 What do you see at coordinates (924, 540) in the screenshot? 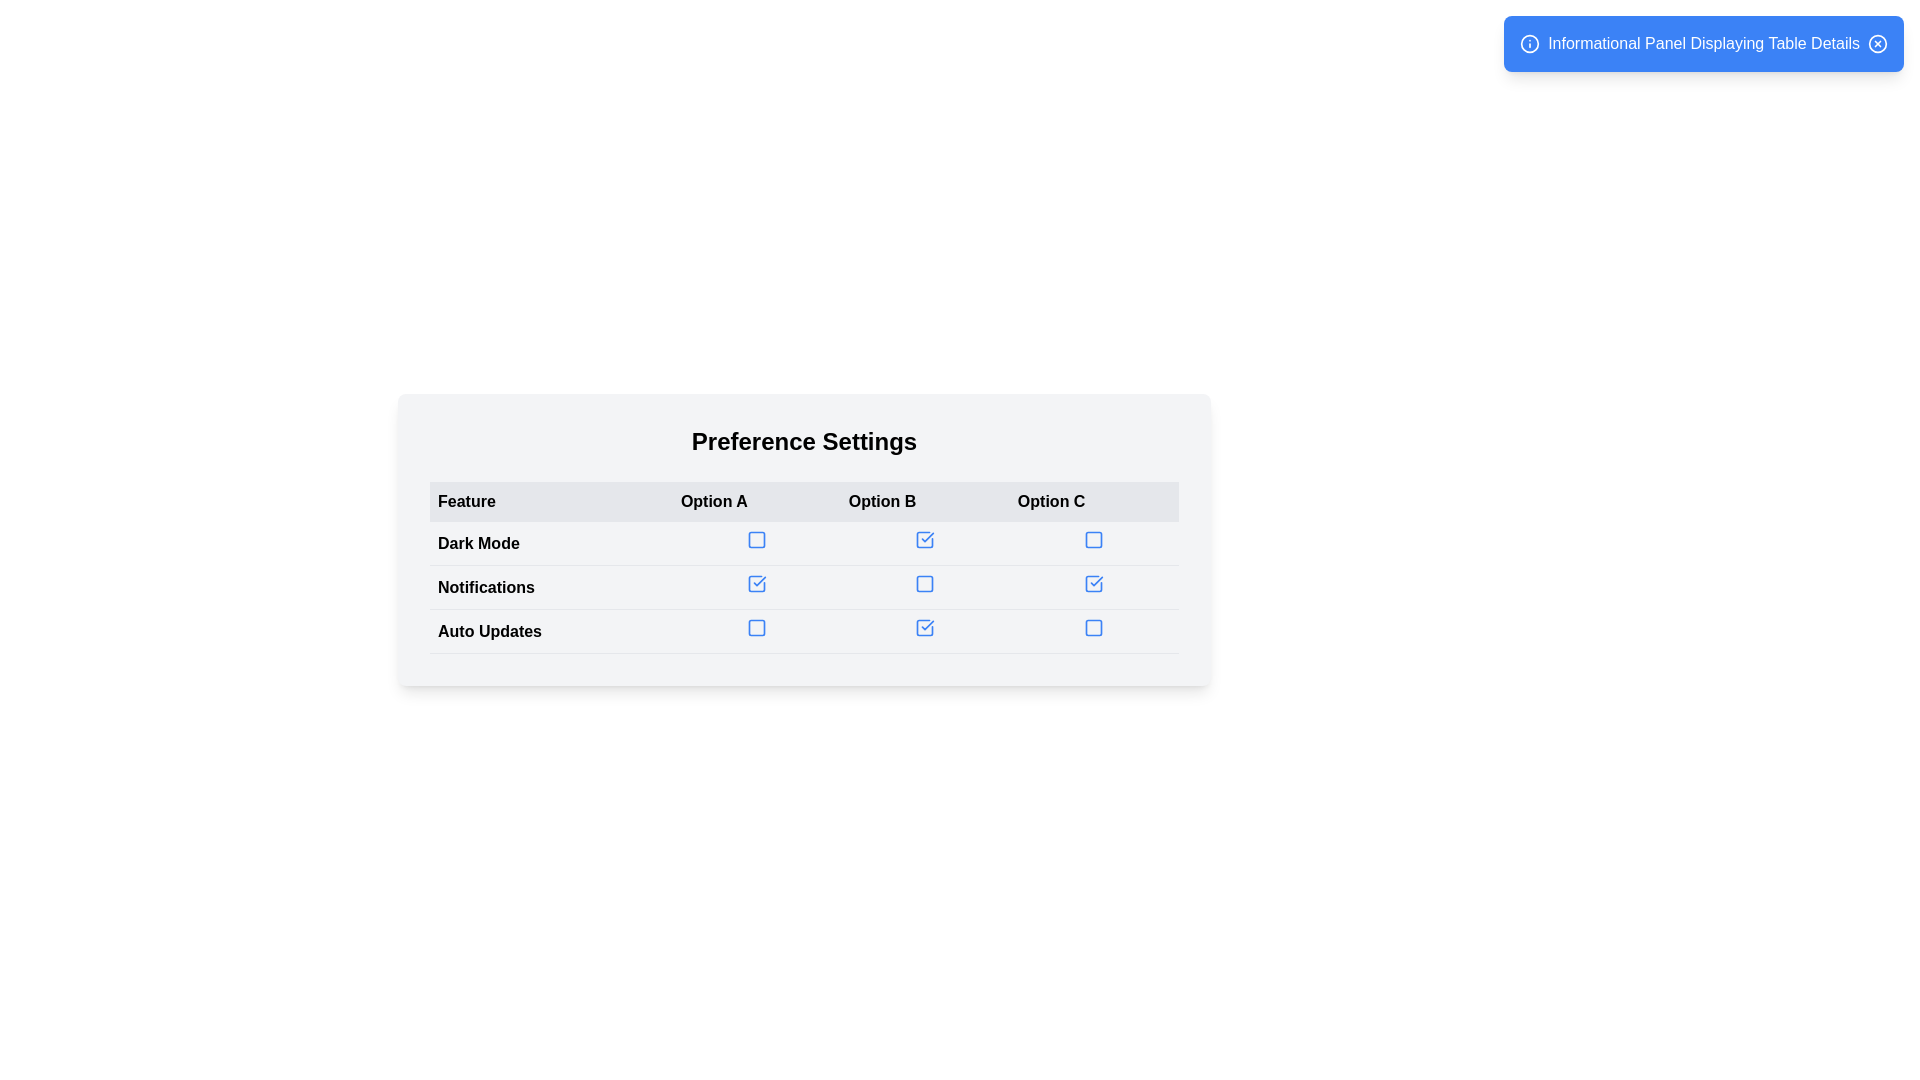
I see `the checkbox for 'Dark Mode' under 'Option B'` at bounding box center [924, 540].